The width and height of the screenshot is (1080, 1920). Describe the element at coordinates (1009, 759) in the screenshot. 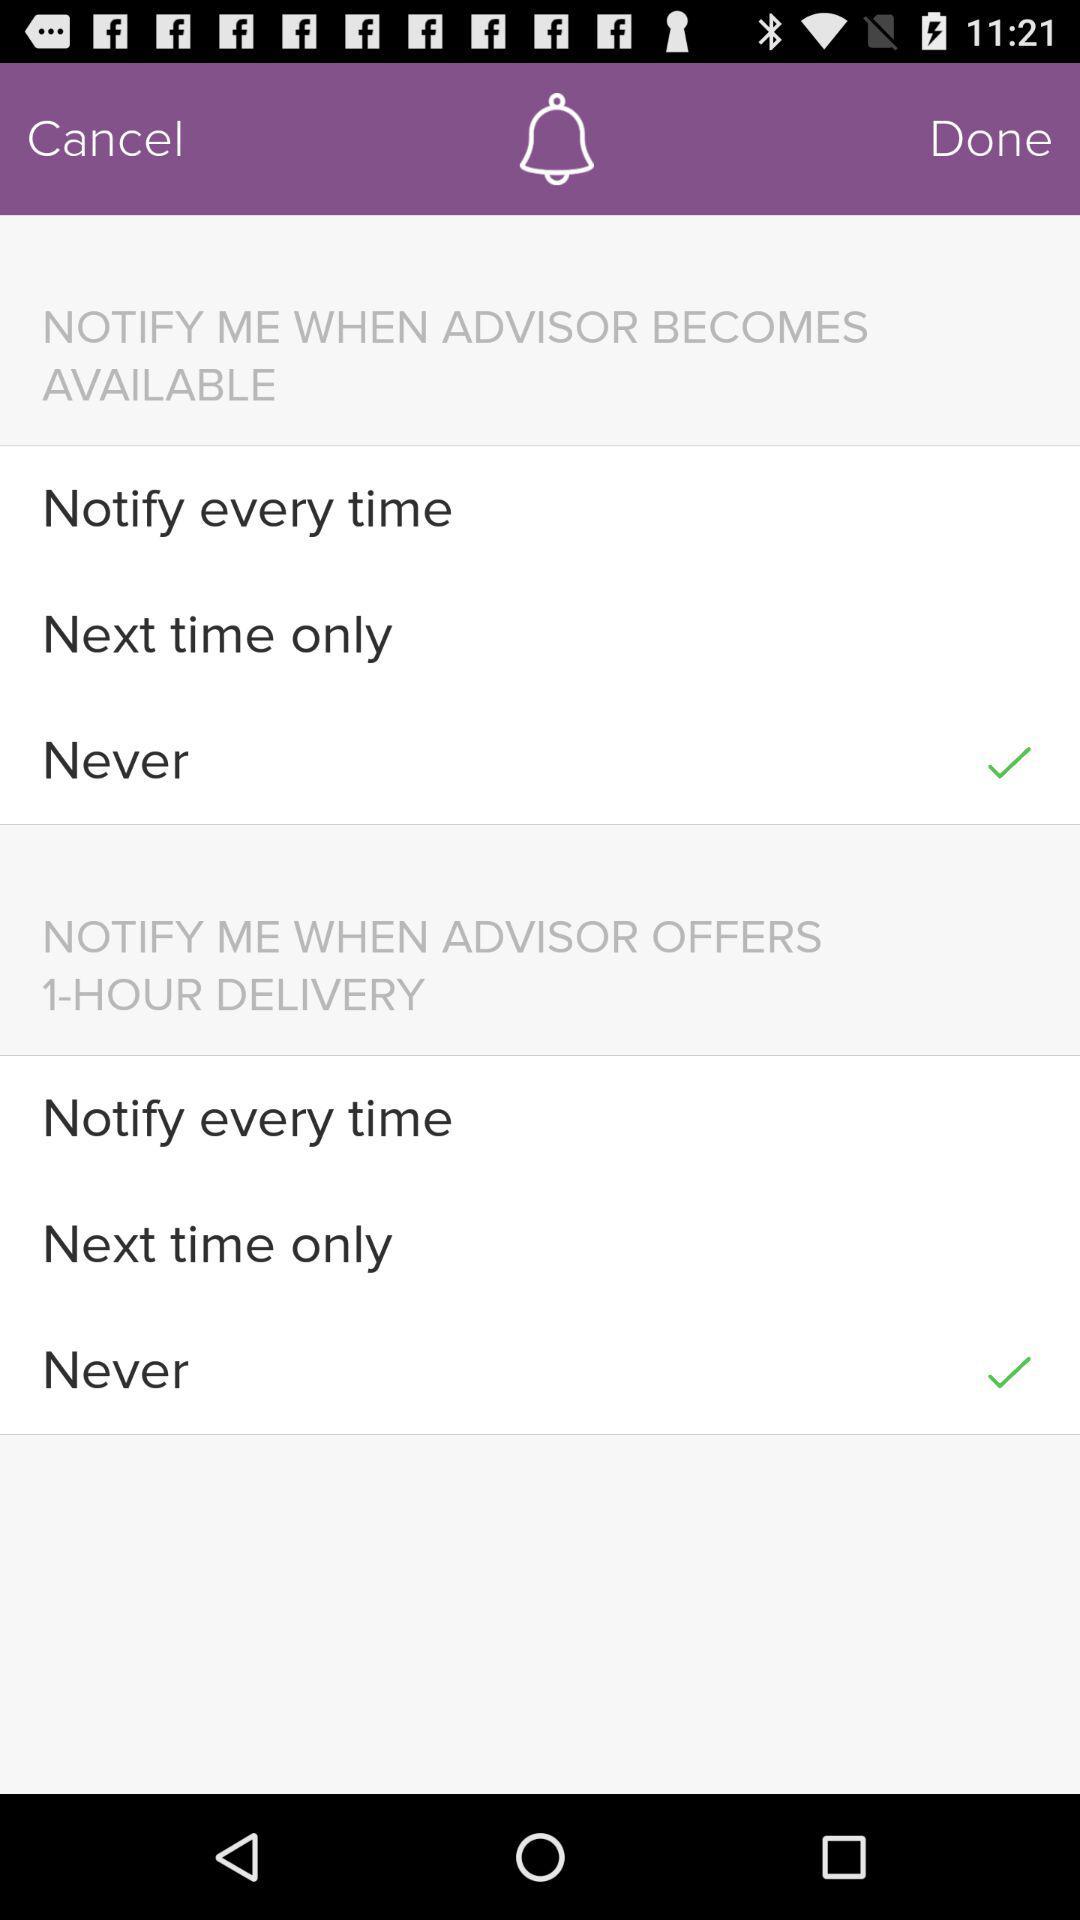

I see `item to the right of never` at that location.